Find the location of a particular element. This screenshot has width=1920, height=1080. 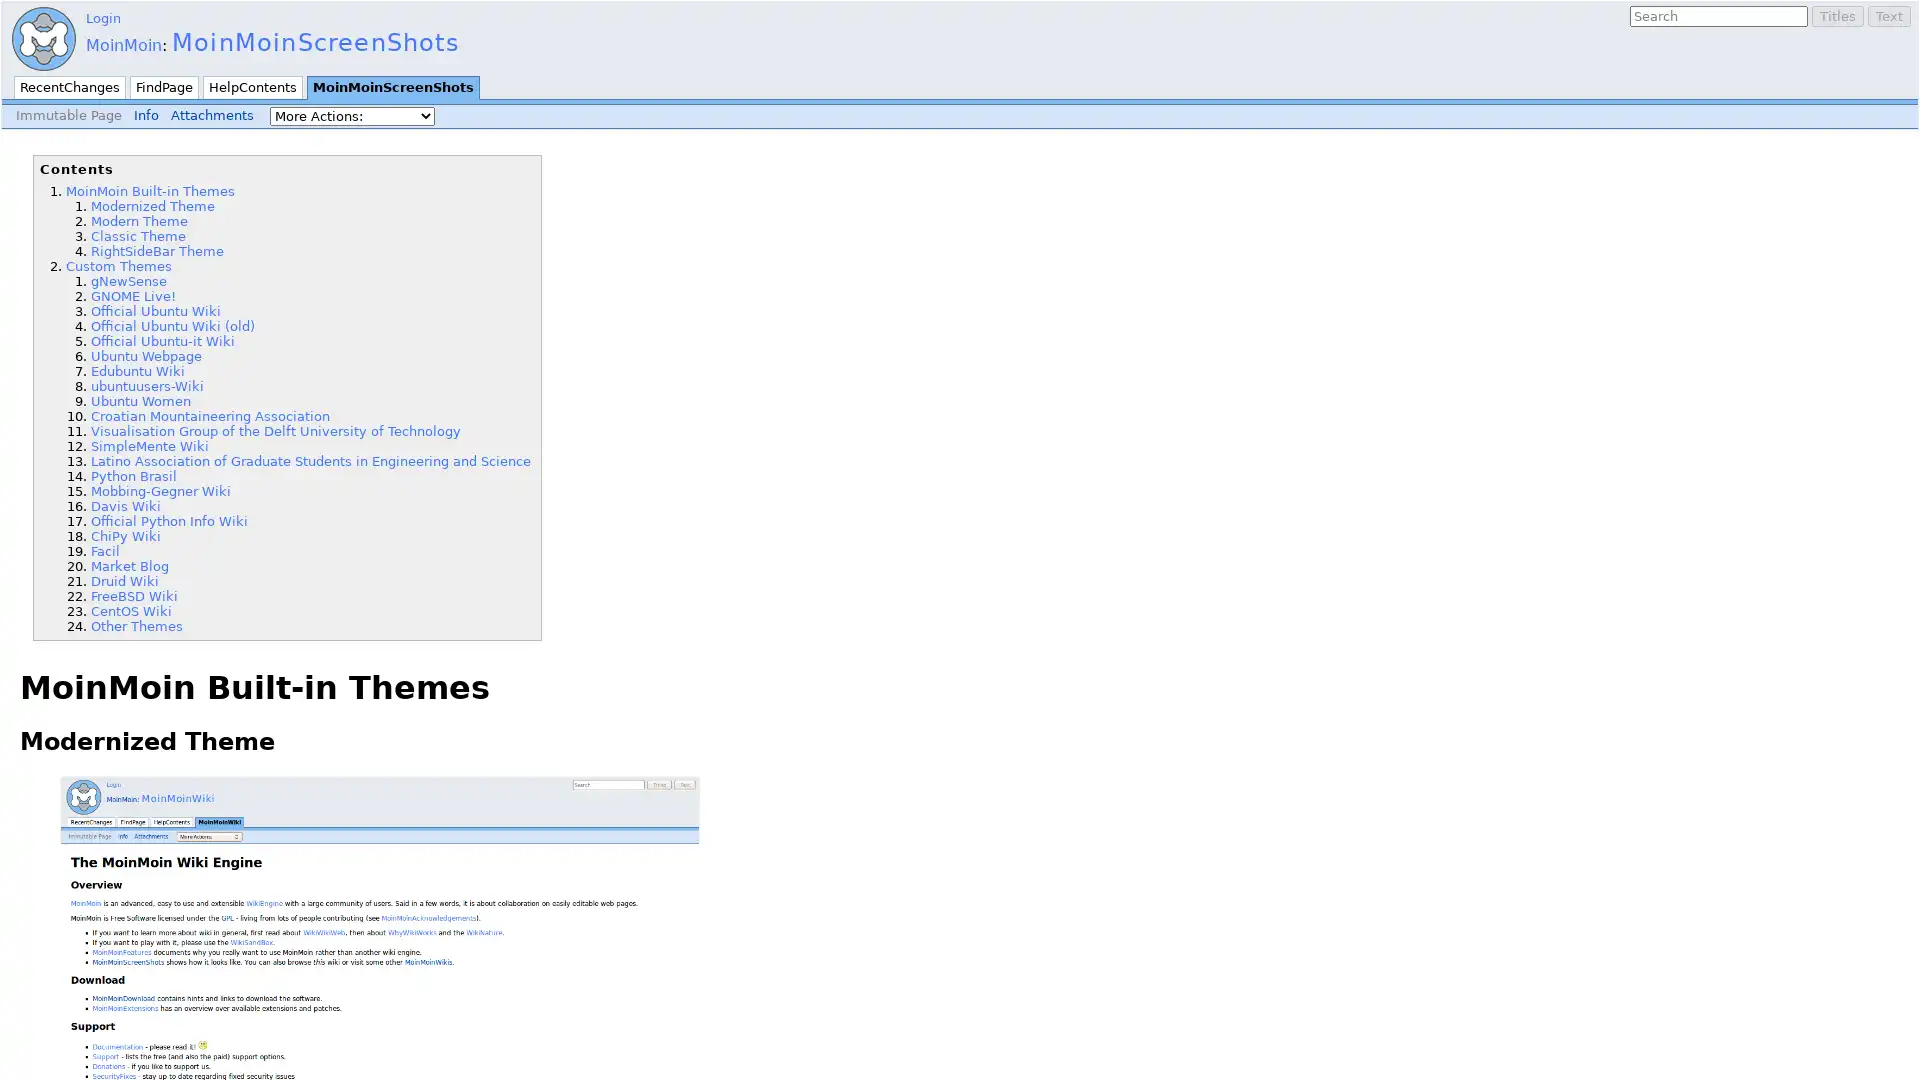

Text is located at coordinates (1888, 16).